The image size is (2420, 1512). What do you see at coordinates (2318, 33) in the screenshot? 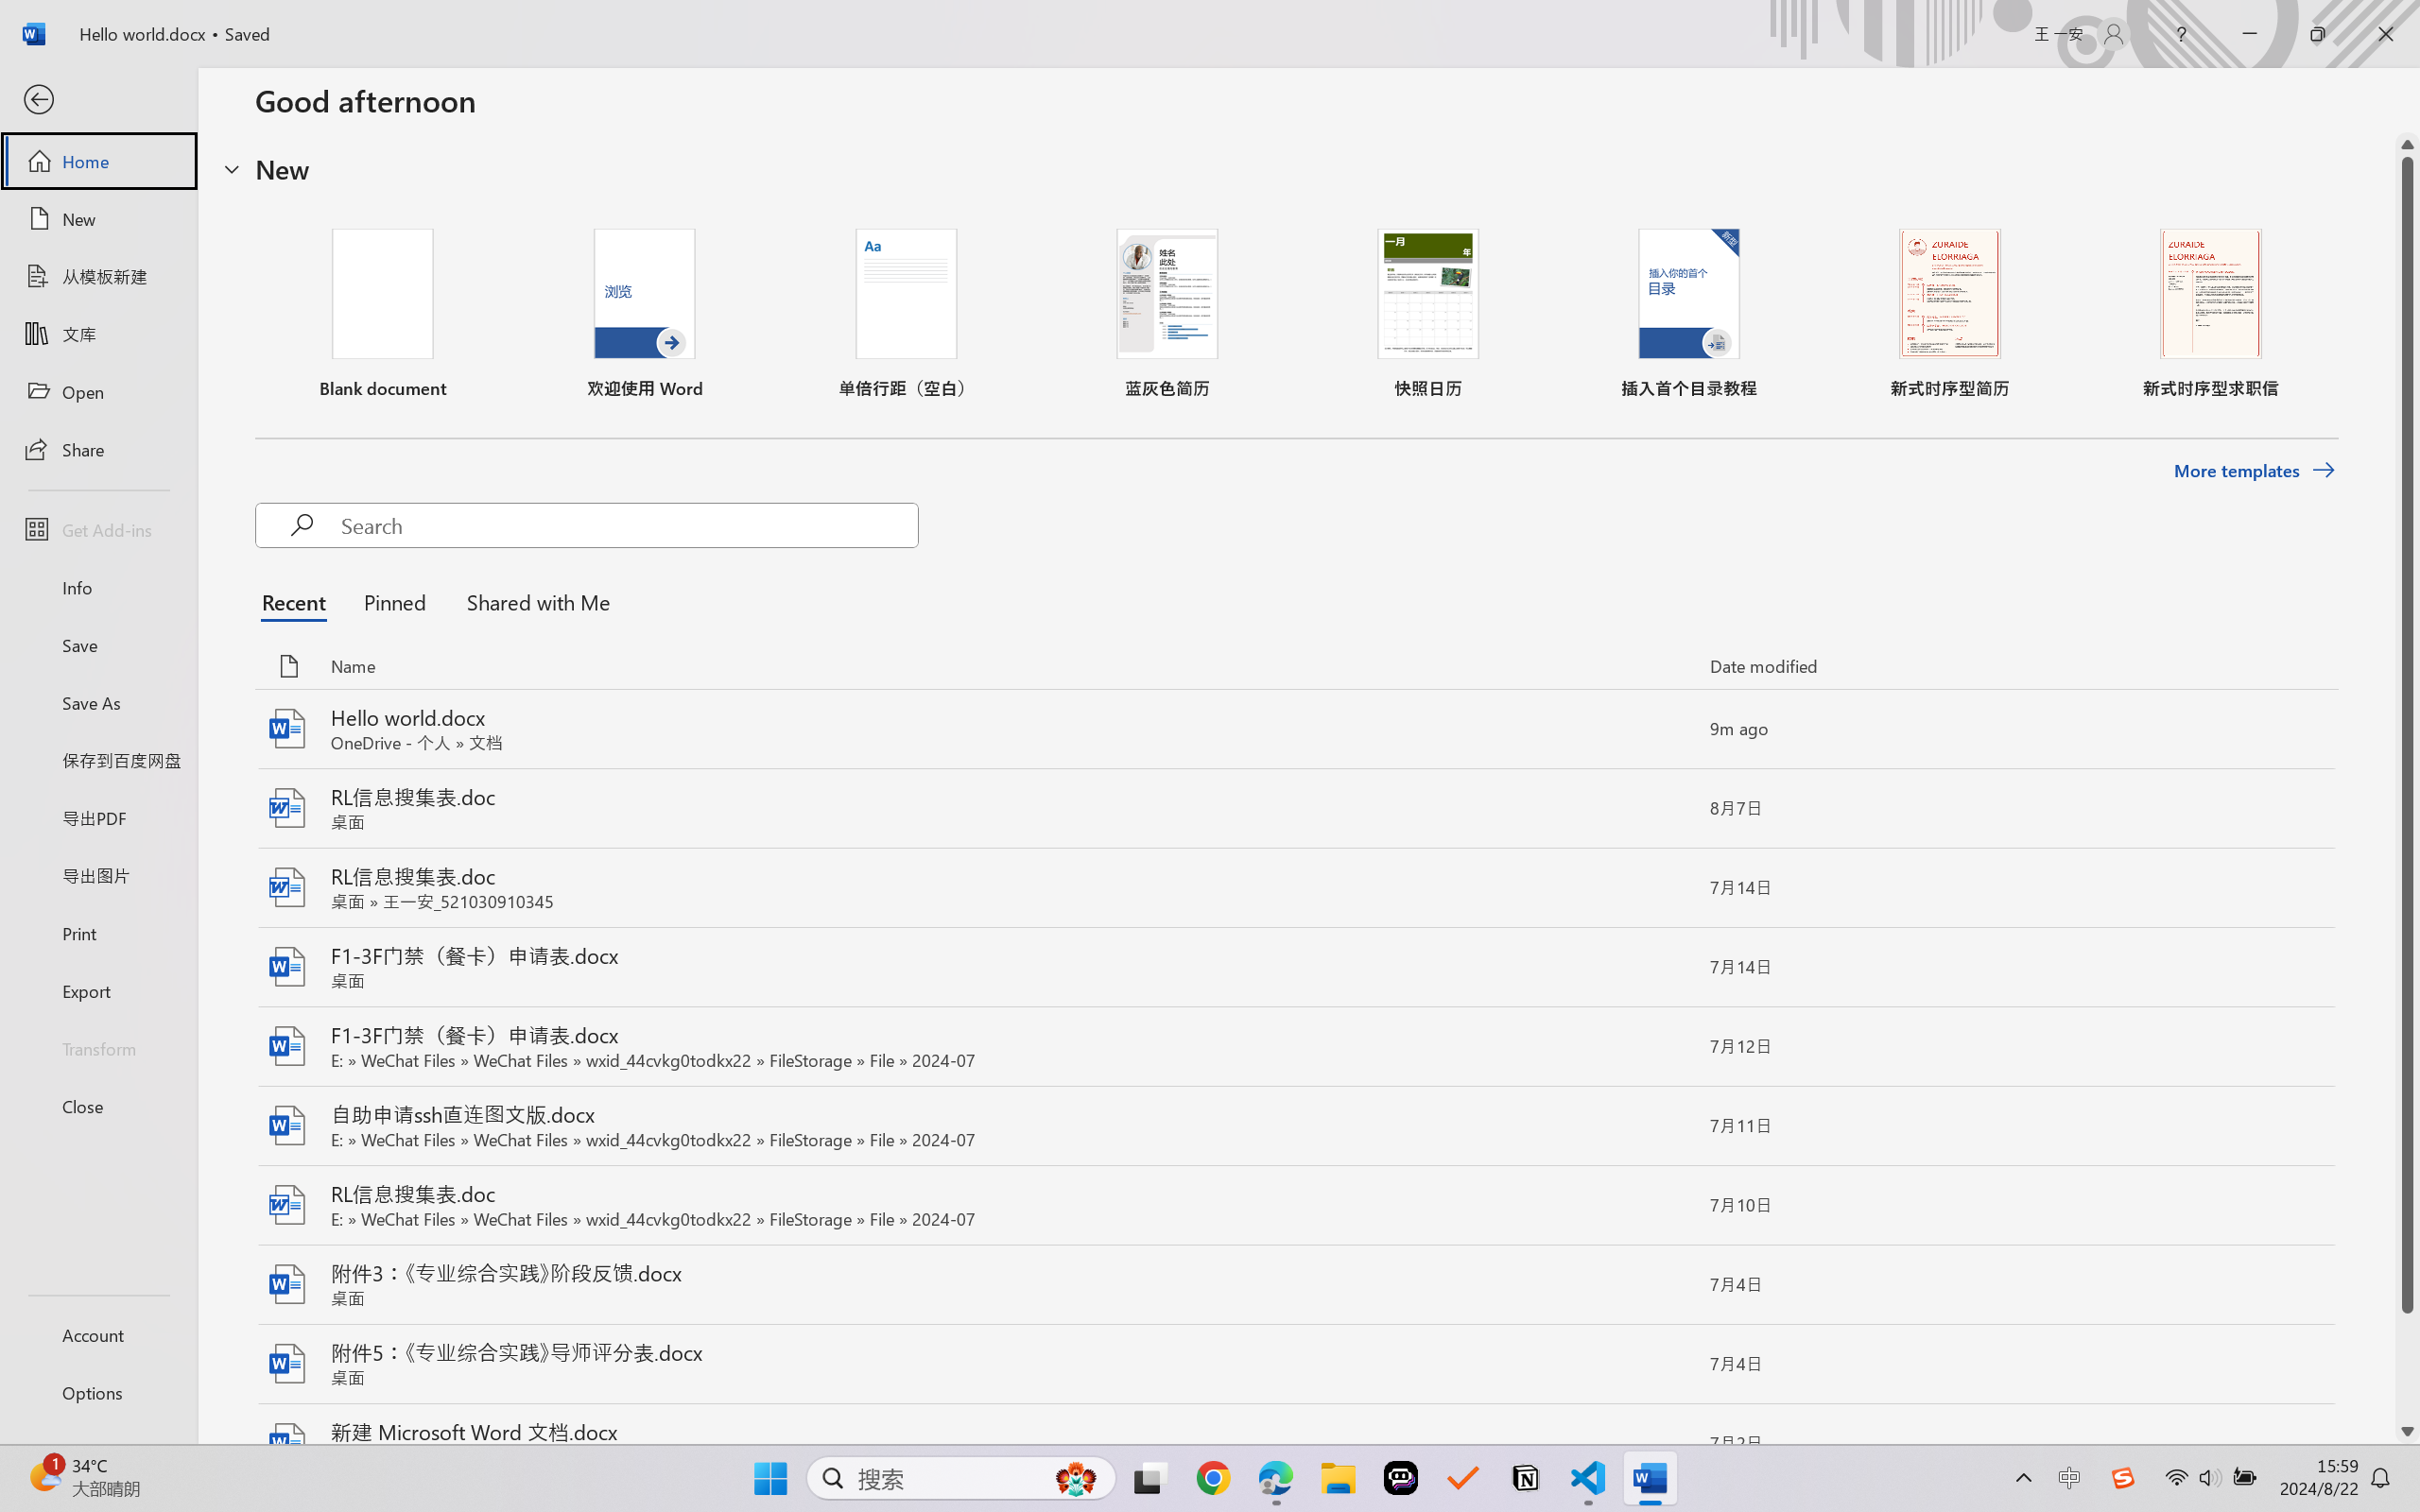
I see `'Restore Down'` at bounding box center [2318, 33].